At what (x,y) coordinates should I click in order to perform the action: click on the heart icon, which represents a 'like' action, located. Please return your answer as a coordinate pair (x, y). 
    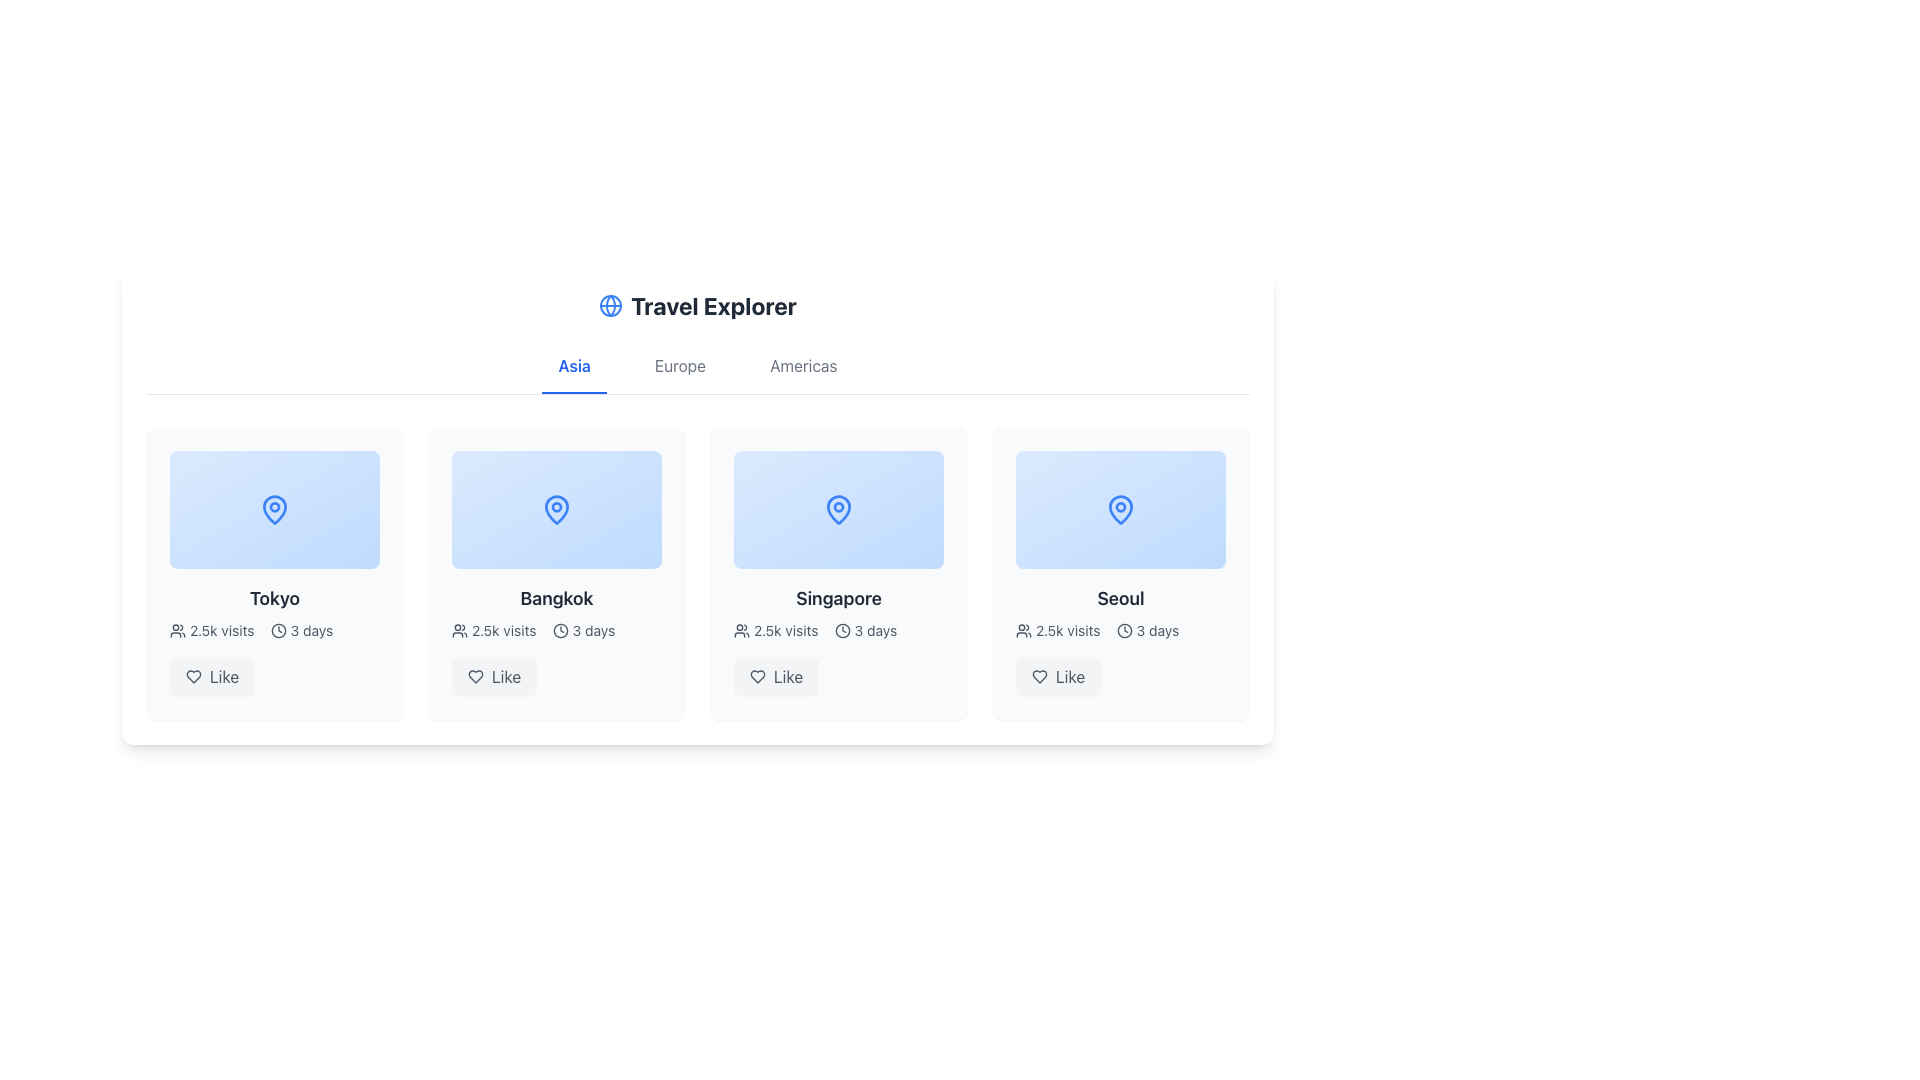
    Looking at the image, I should click on (1040, 676).